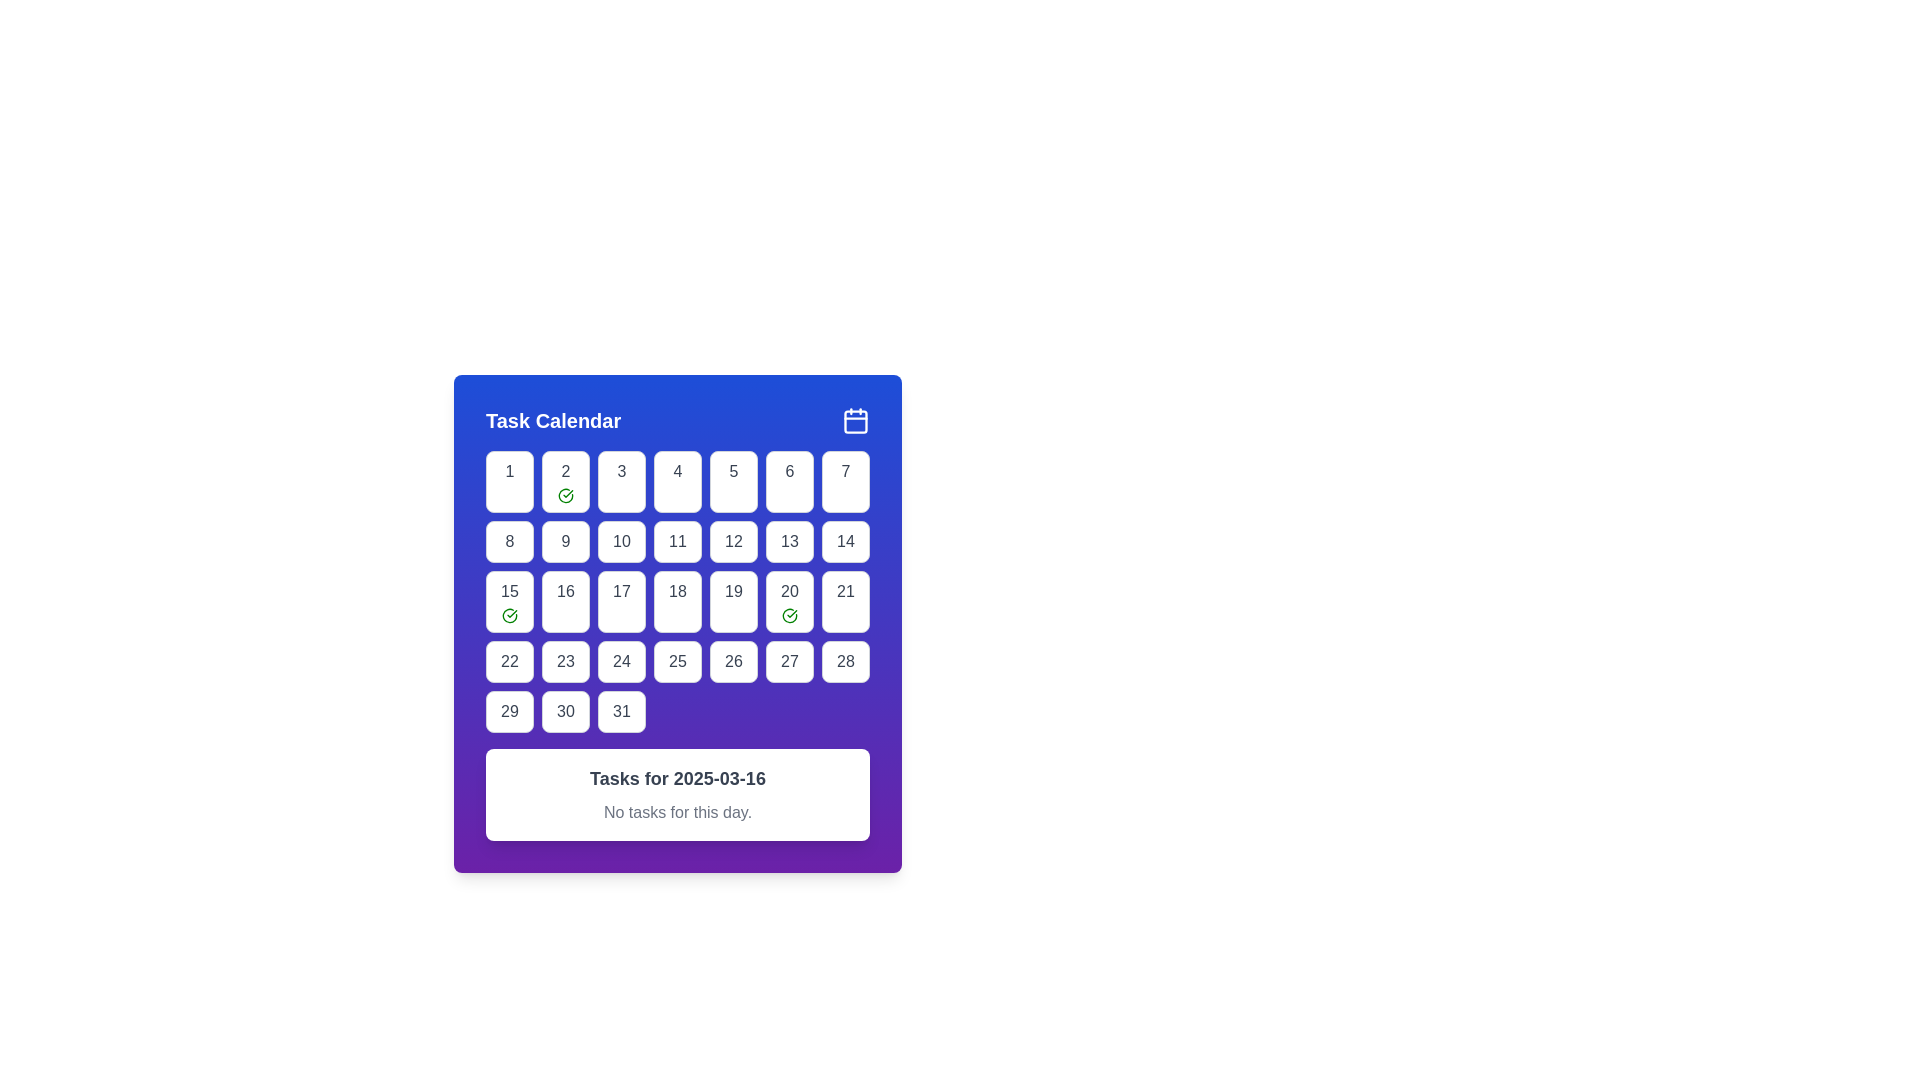 The image size is (1920, 1080). What do you see at coordinates (565, 662) in the screenshot?
I see `the numeral '23' text within the white rounded square button in the calendar grid` at bounding box center [565, 662].